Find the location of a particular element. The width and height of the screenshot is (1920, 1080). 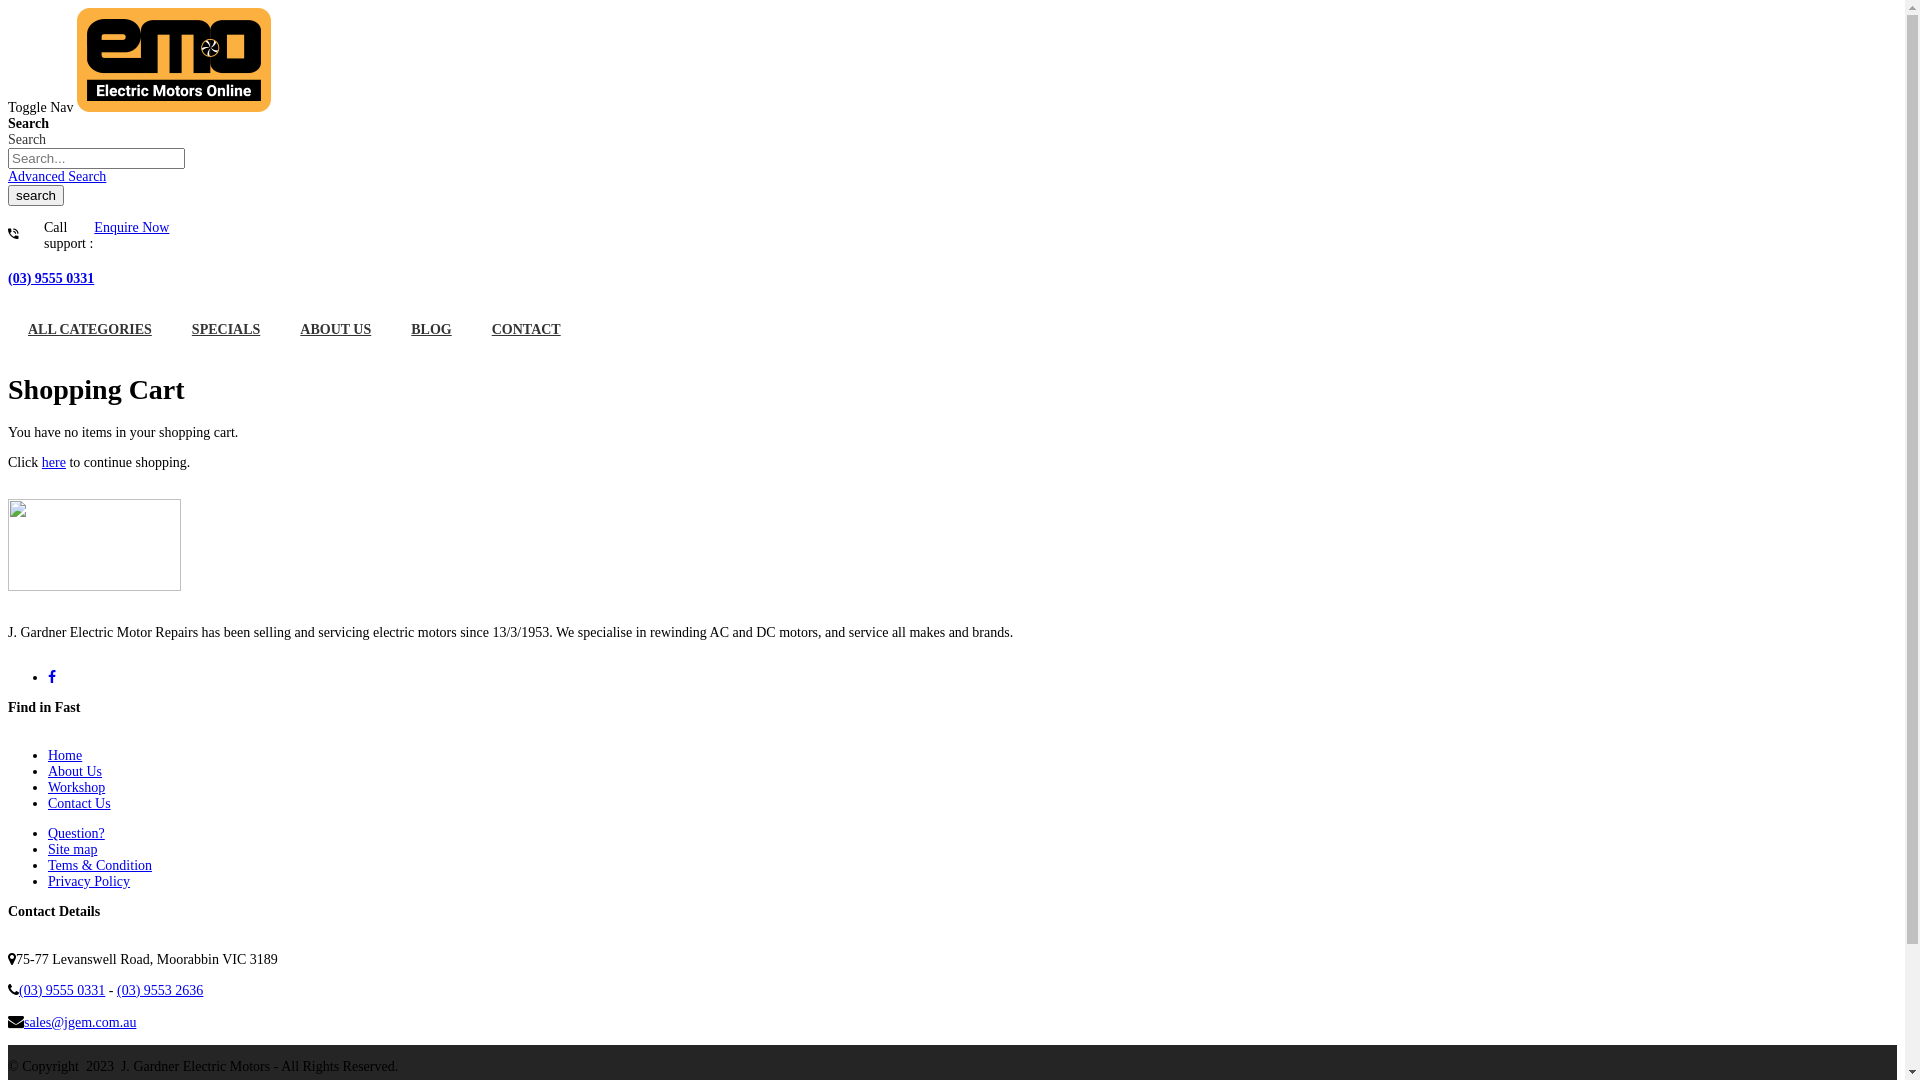

'ALL CATEGORIES' is located at coordinates (89, 329).